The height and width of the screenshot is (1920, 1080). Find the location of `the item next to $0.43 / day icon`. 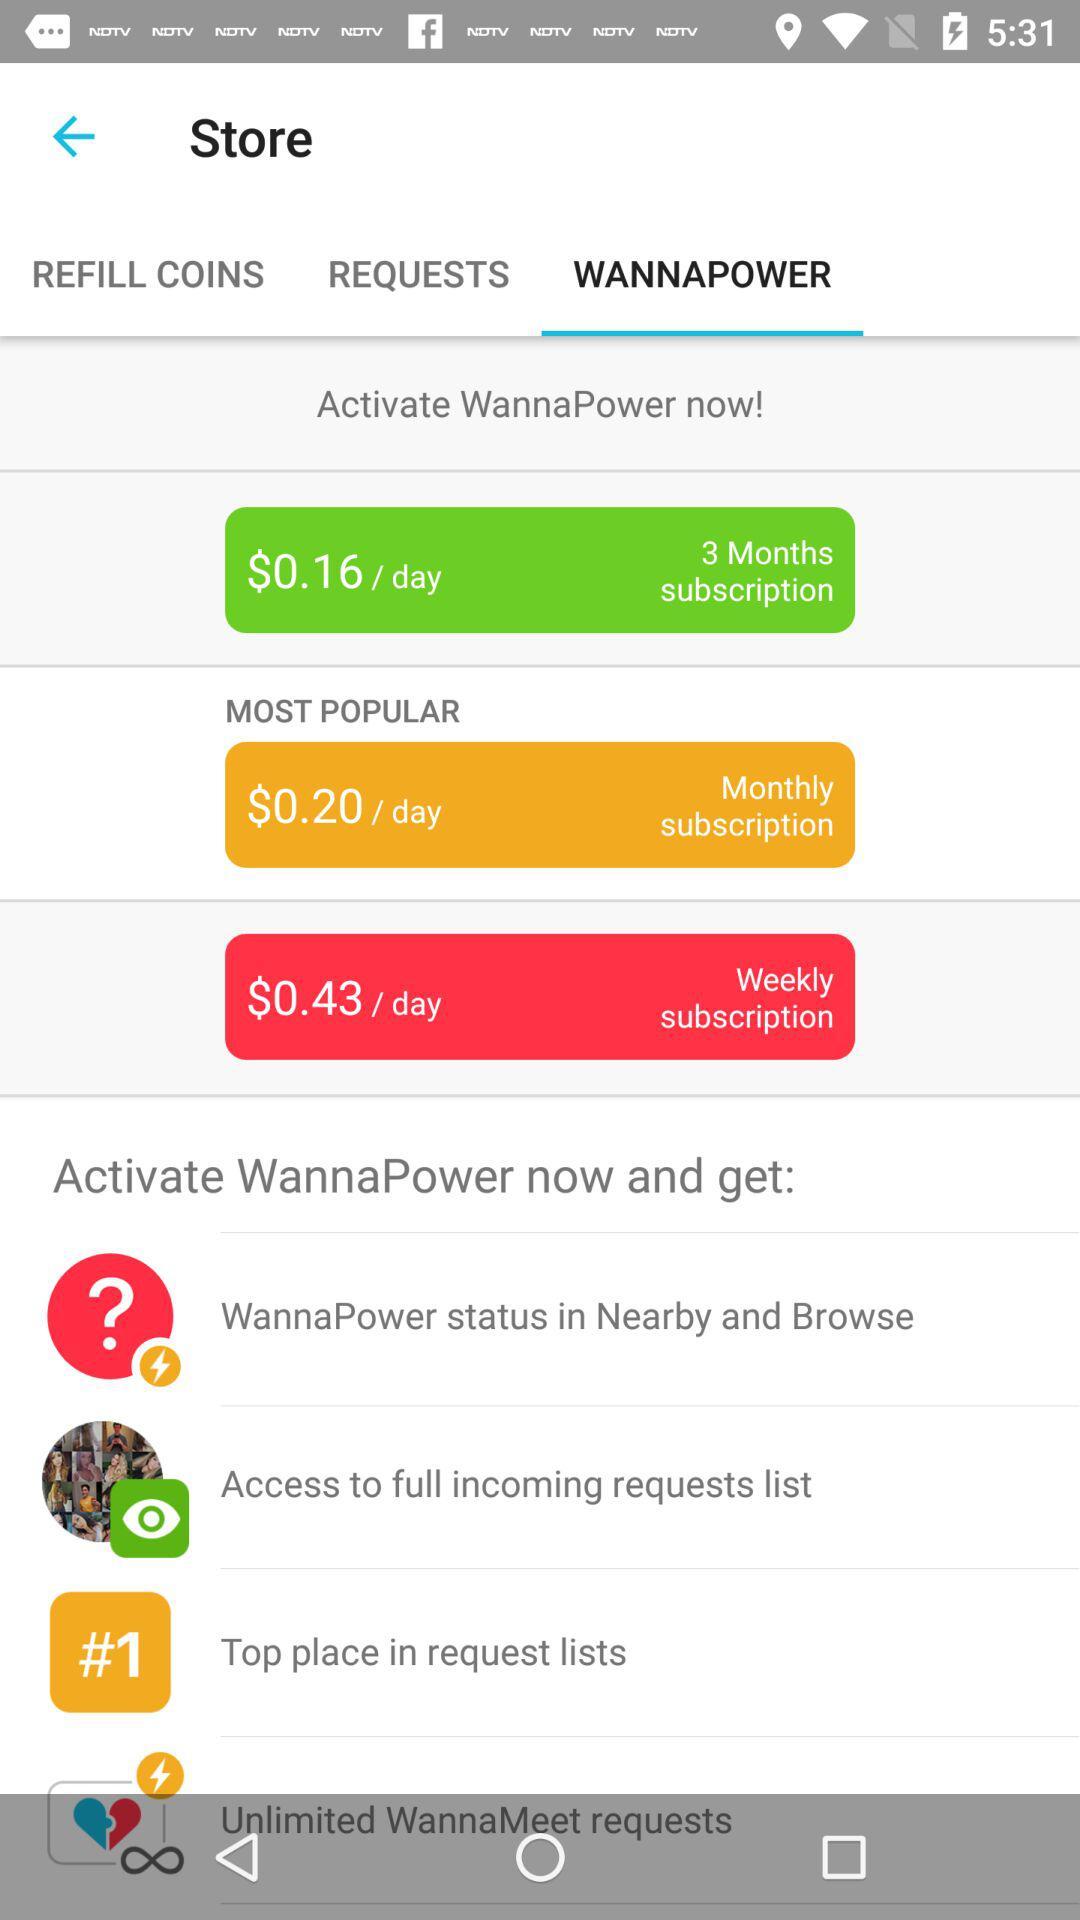

the item next to $0.43 / day icon is located at coordinates (715, 996).